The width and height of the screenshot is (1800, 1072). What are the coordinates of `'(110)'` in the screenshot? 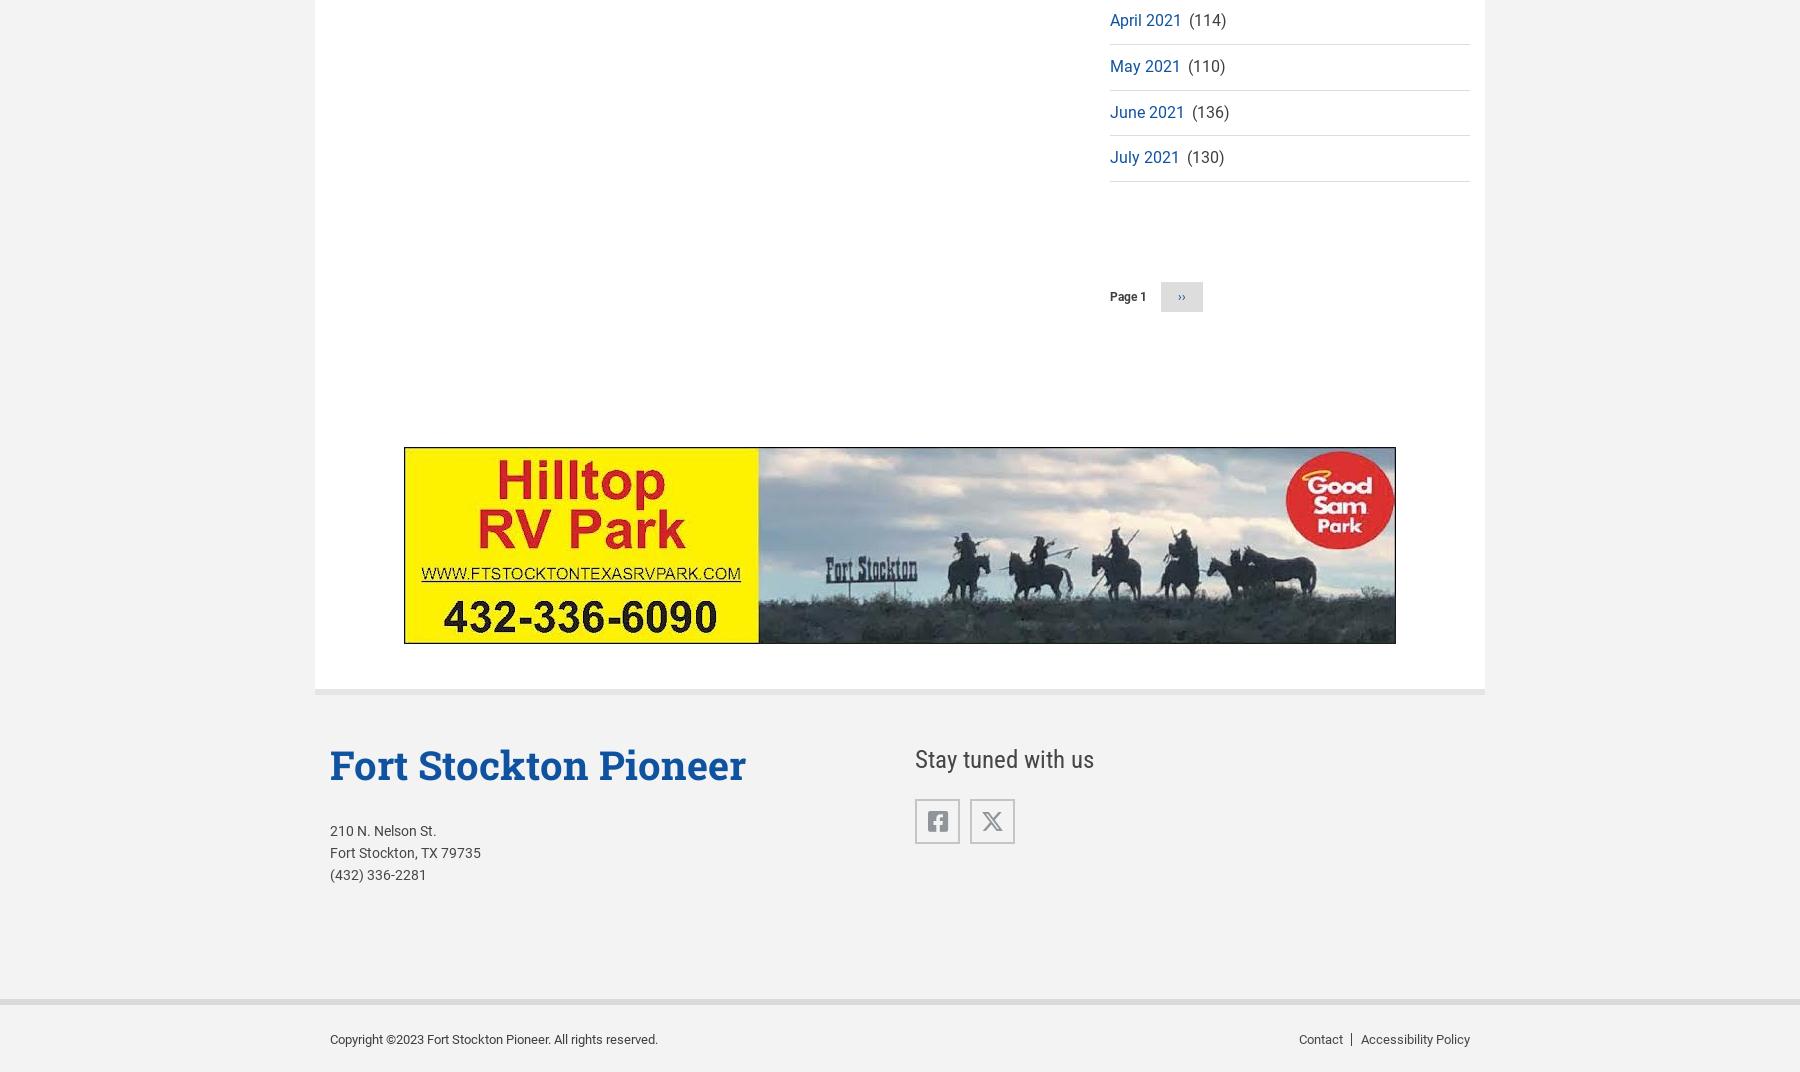 It's located at (1203, 64).